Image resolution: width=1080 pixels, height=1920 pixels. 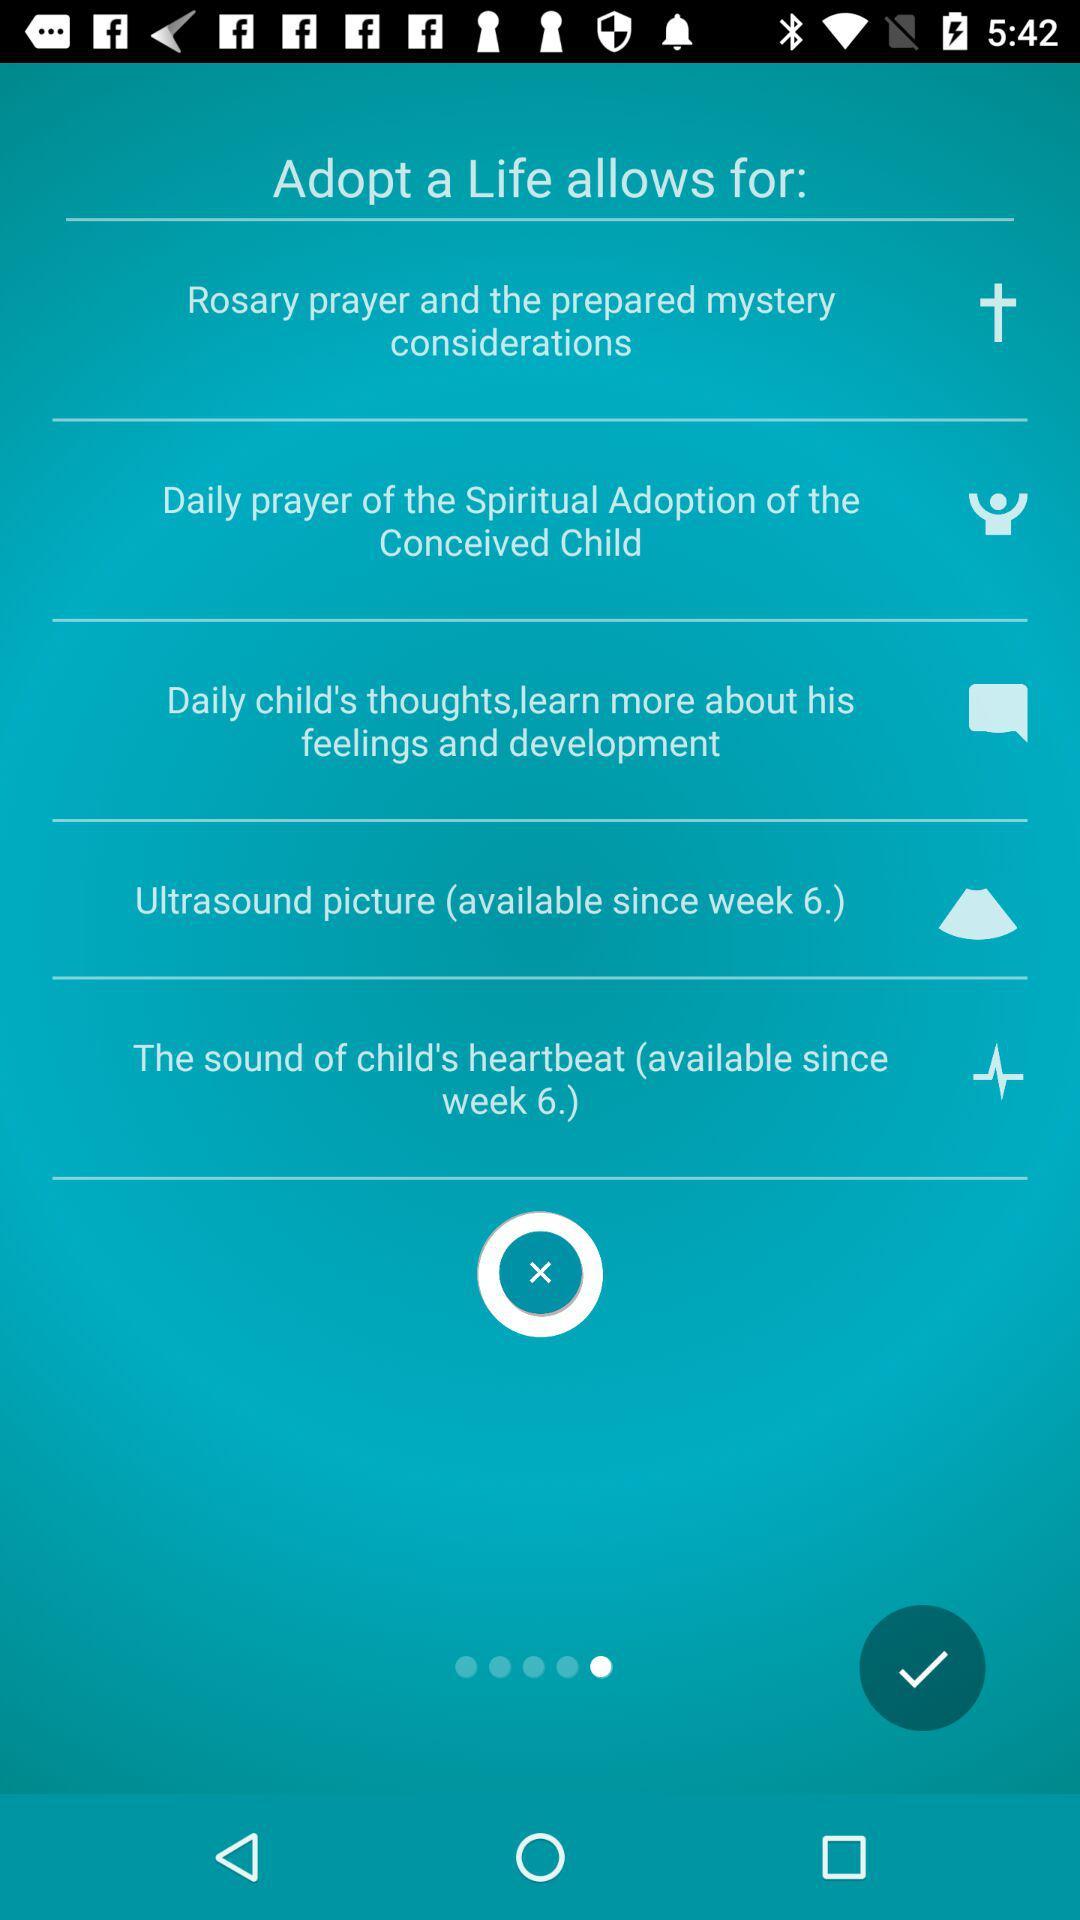 What do you see at coordinates (922, 1667) in the screenshot?
I see `the check icon` at bounding box center [922, 1667].